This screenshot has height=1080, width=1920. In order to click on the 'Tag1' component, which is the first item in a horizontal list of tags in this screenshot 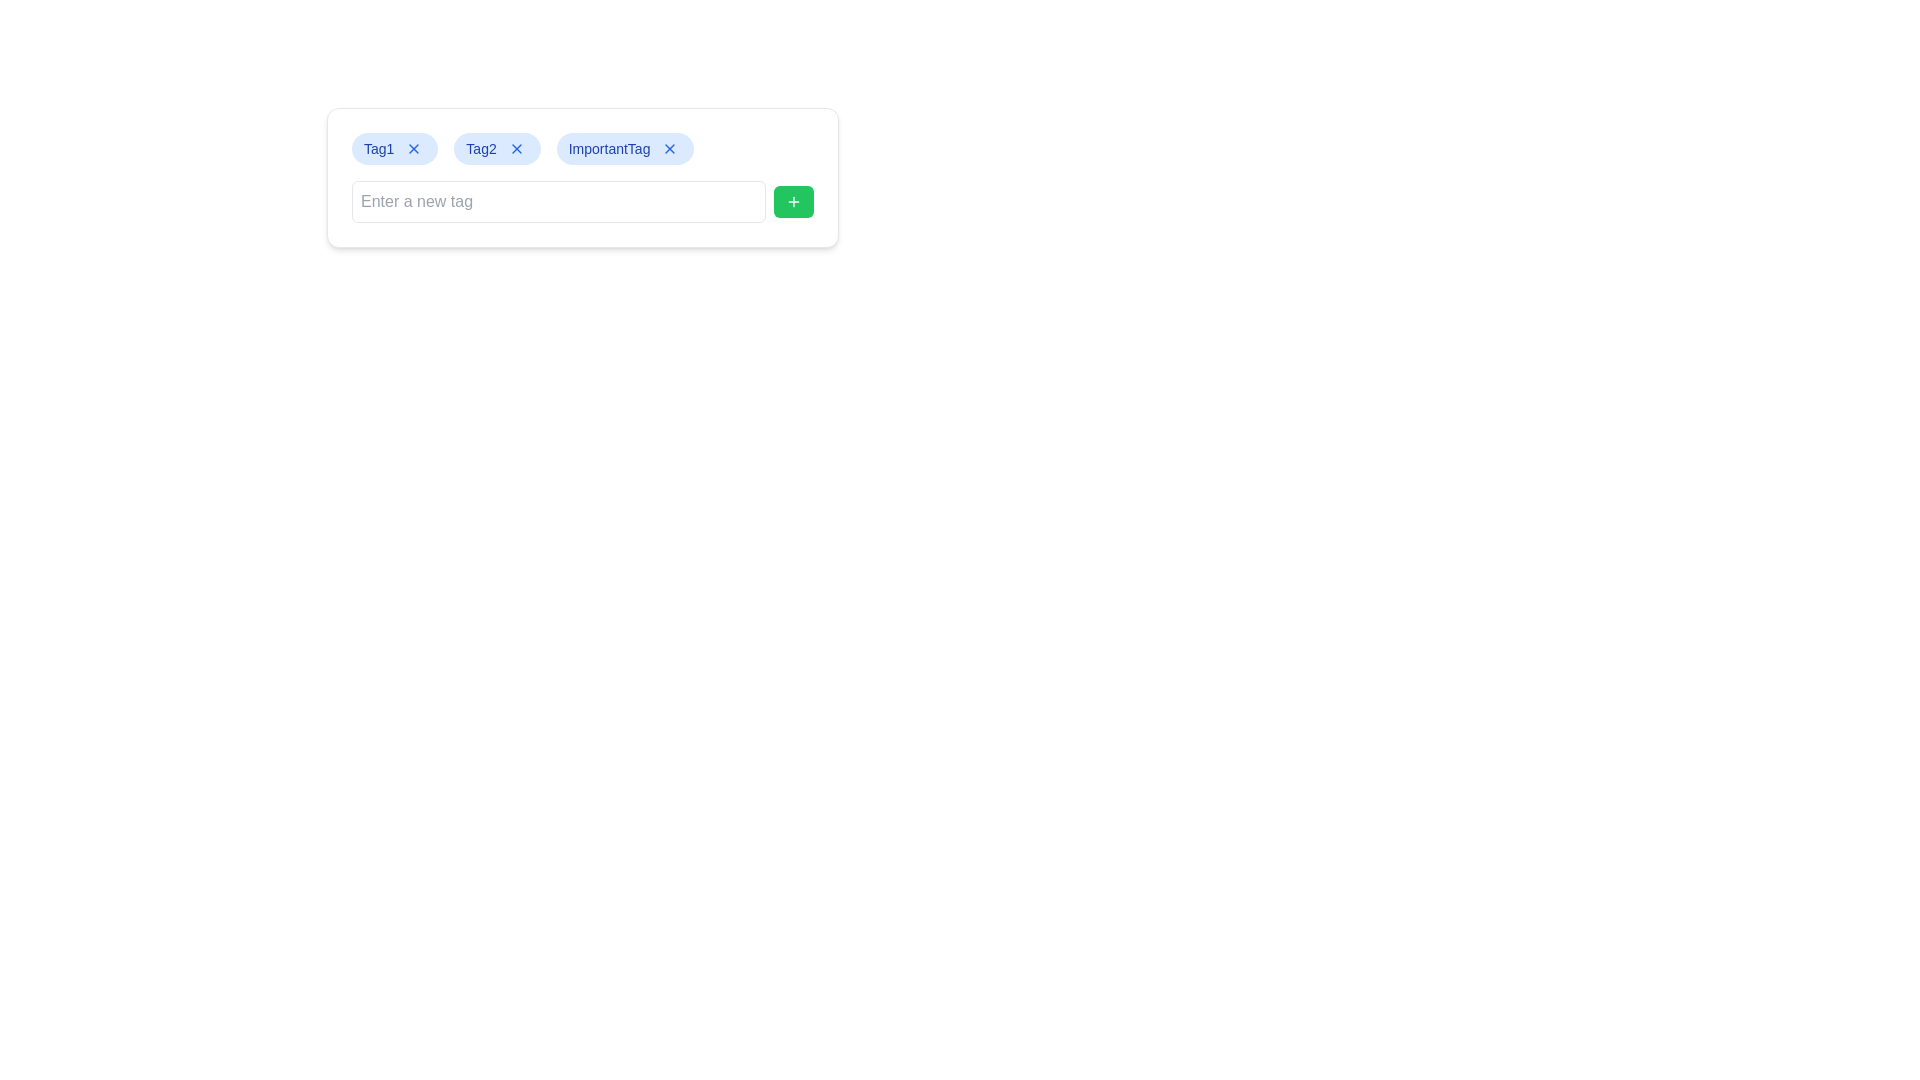, I will do `click(395, 148)`.